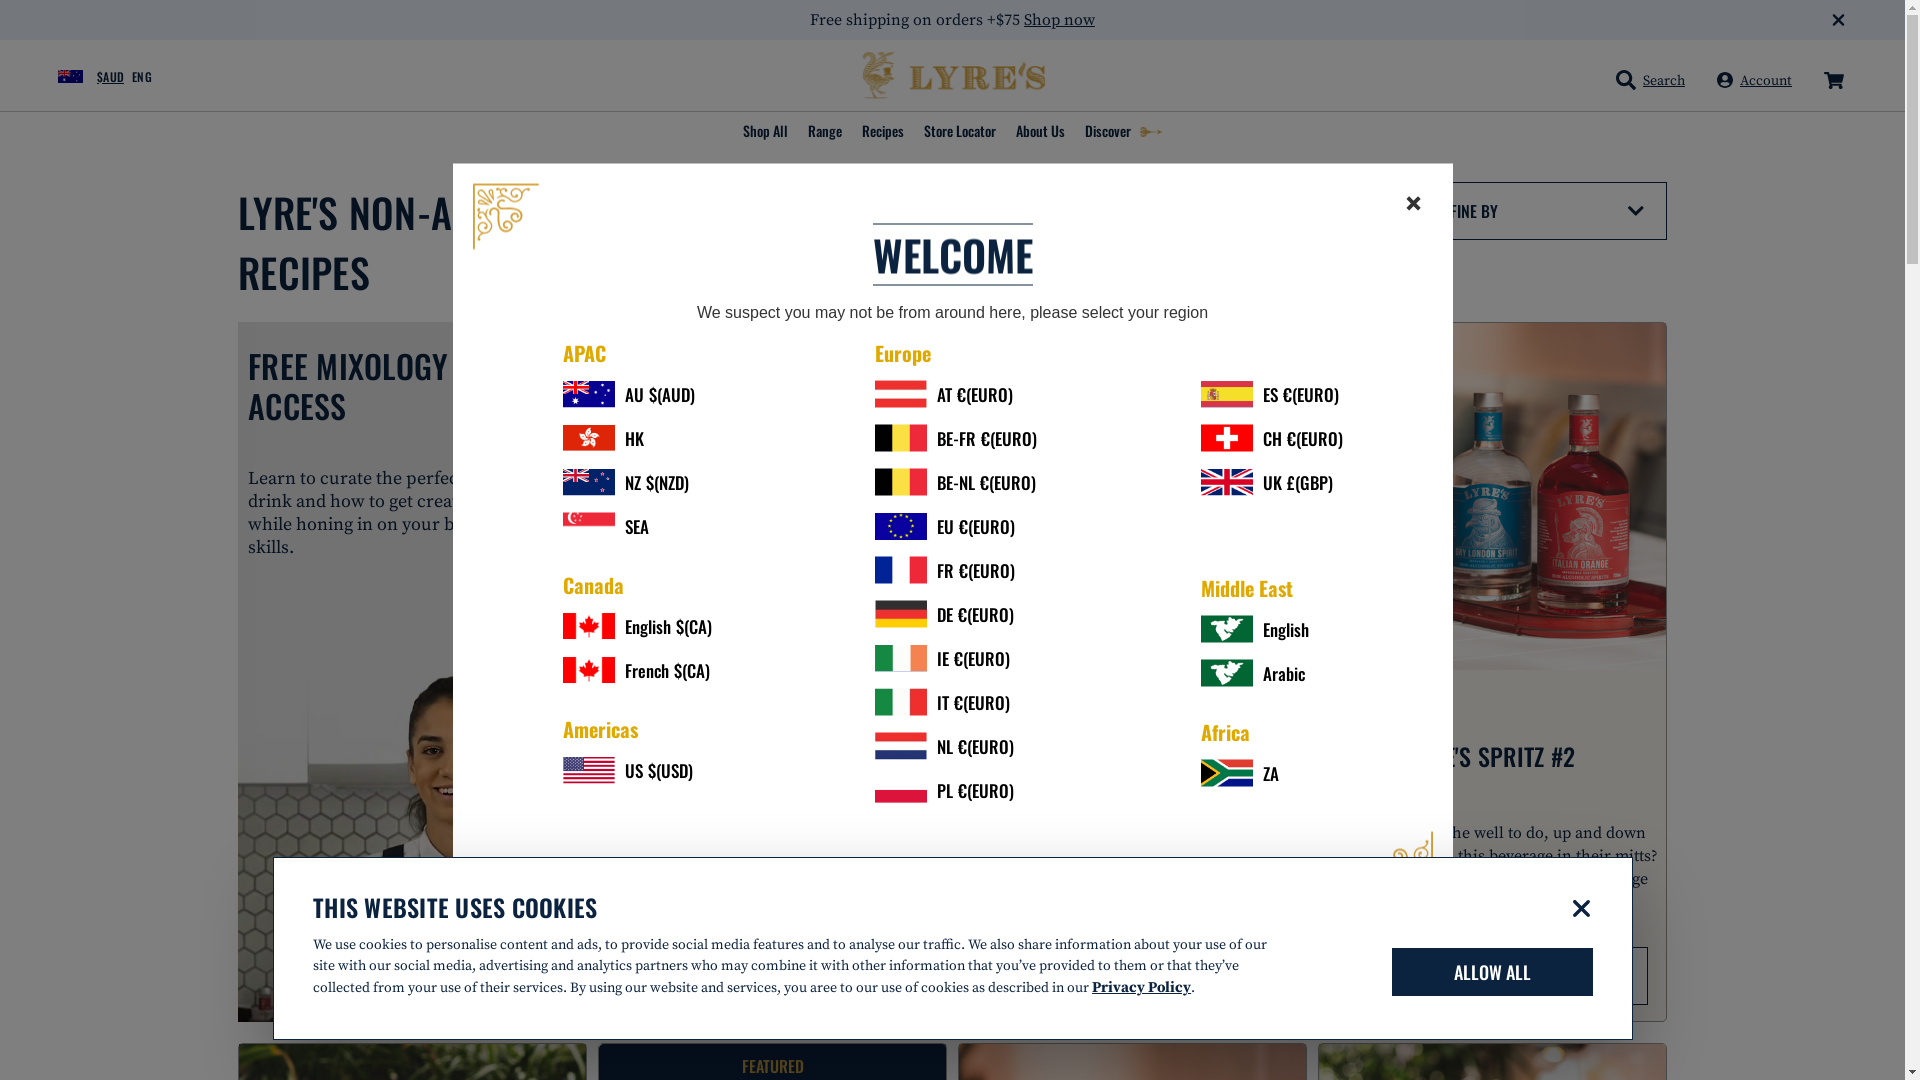 This screenshot has height=1080, width=1920. What do you see at coordinates (1006, 131) in the screenshot?
I see `'About Us'` at bounding box center [1006, 131].